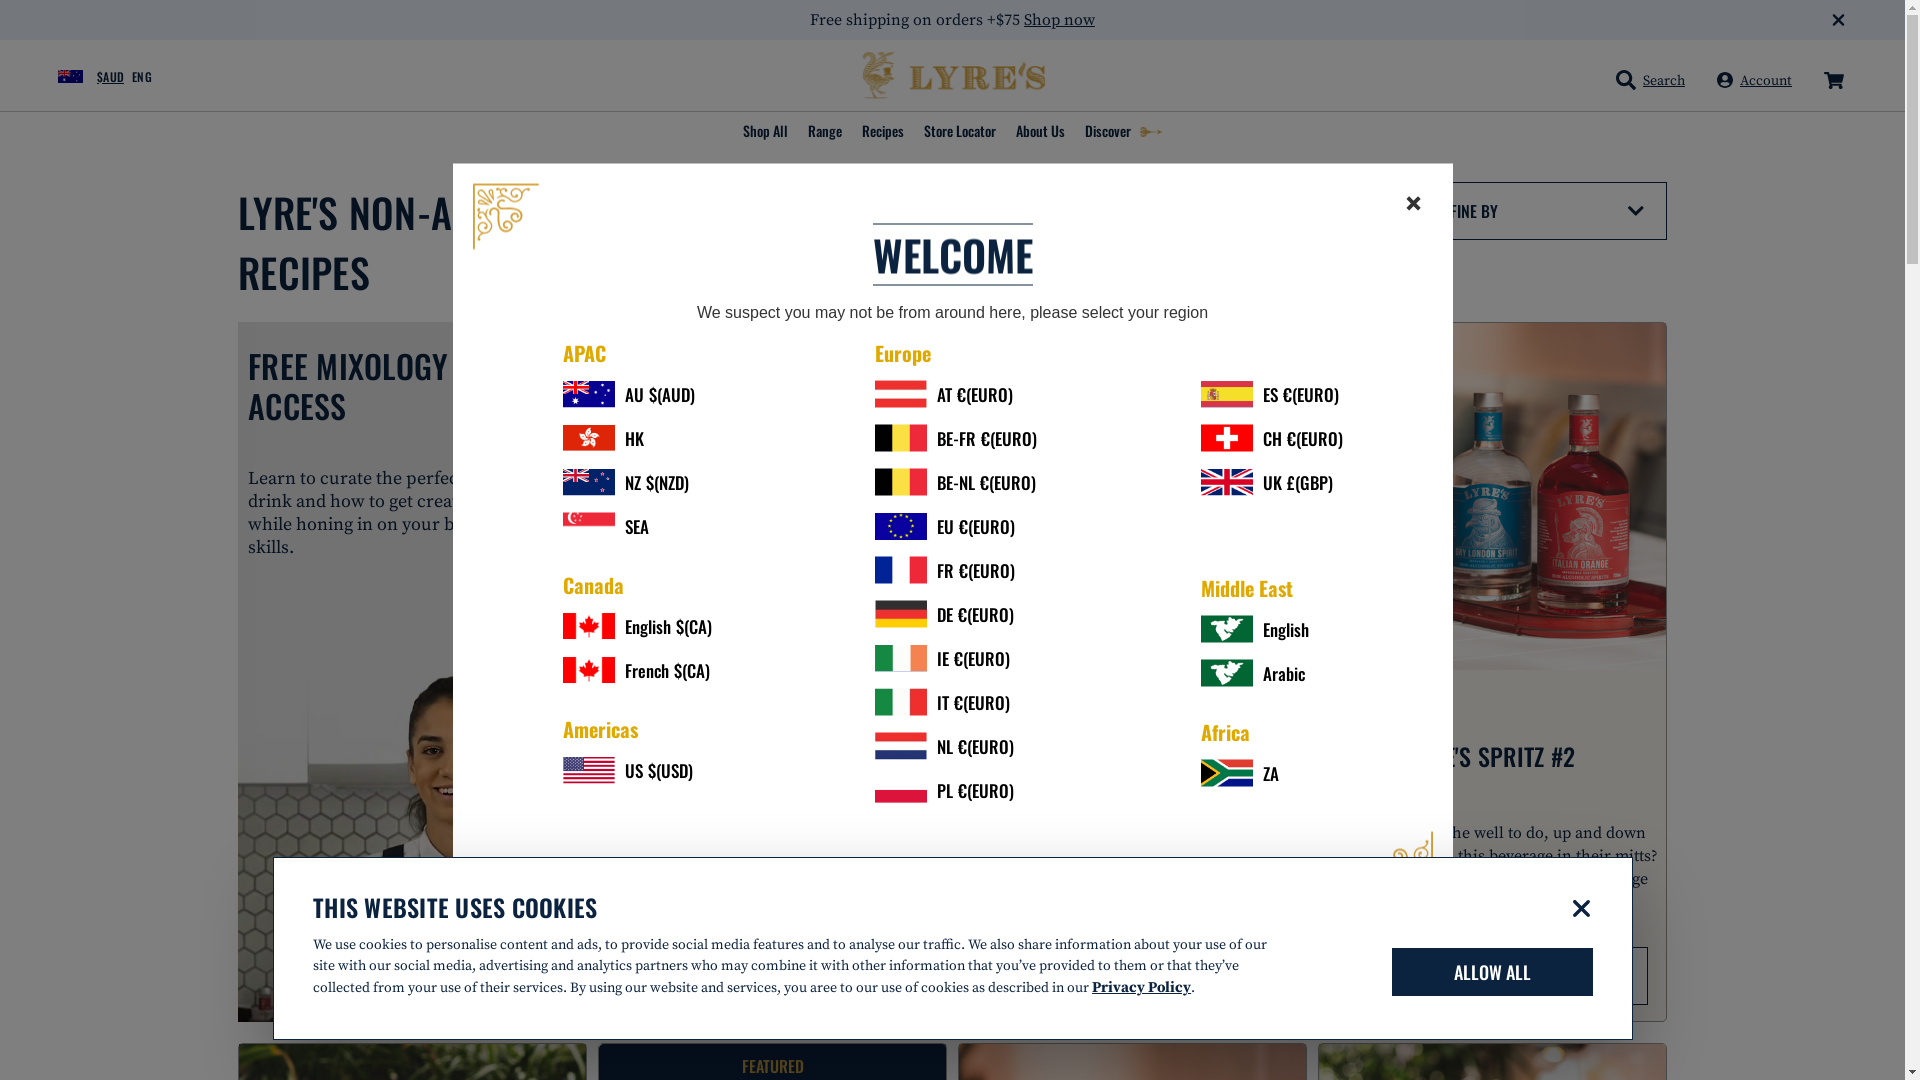 This screenshot has height=1080, width=1920. What do you see at coordinates (1006, 131) in the screenshot?
I see `'About Us'` at bounding box center [1006, 131].